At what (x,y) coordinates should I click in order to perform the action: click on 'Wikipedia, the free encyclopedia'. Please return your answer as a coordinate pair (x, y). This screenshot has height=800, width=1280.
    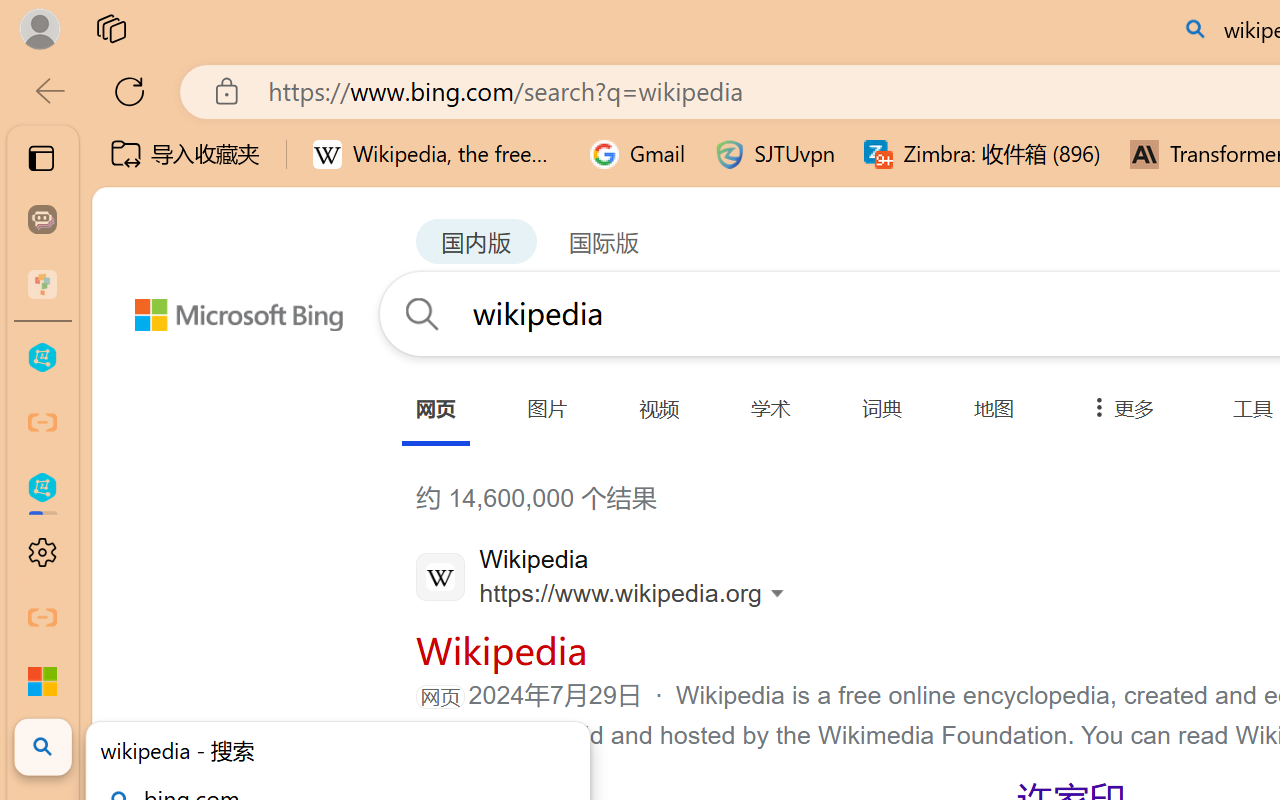
    Looking at the image, I should click on (436, 154).